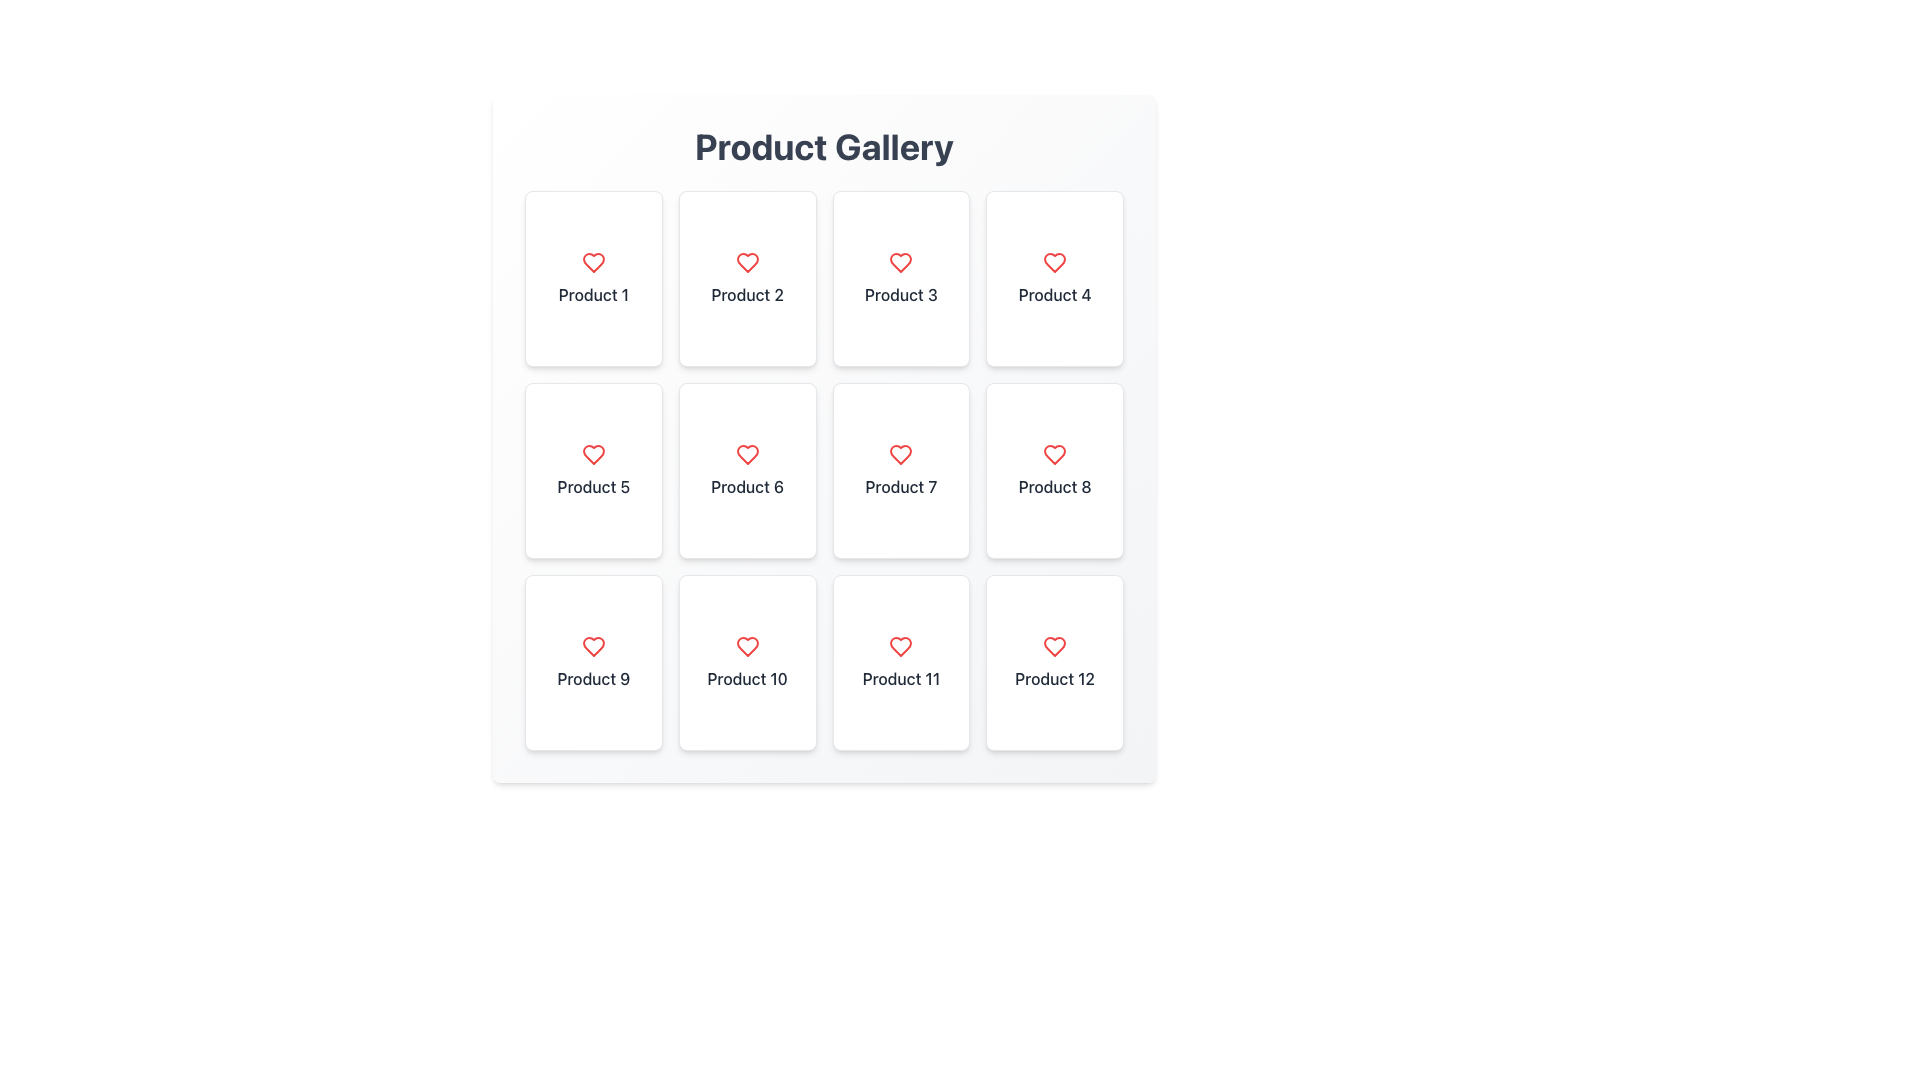  What do you see at coordinates (746, 677) in the screenshot?
I see `text label displaying 'Product 10' located below the red favorite heart icon in the card layout, situated in the third row and second column of the grid` at bounding box center [746, 677].